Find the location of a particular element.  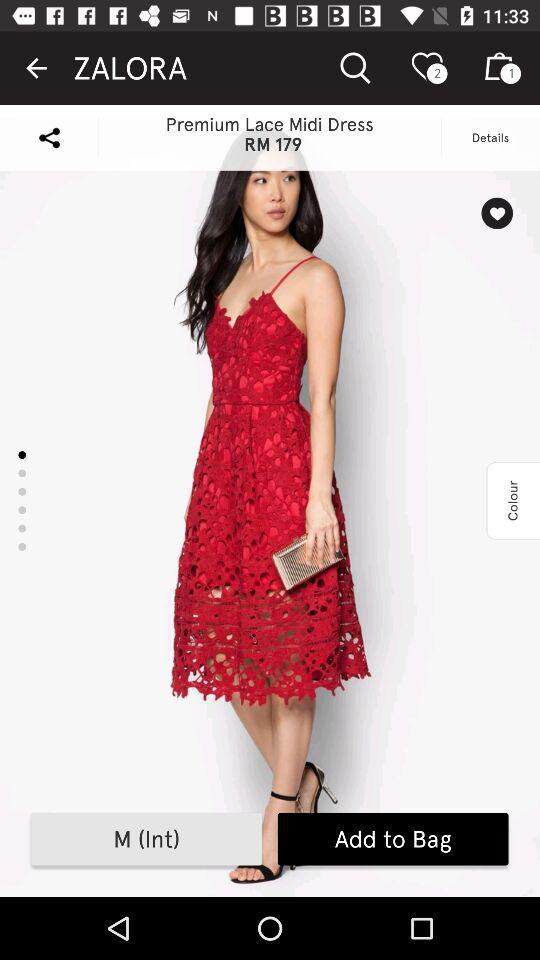

icon next to zalora is located at coordinates (36, 68).